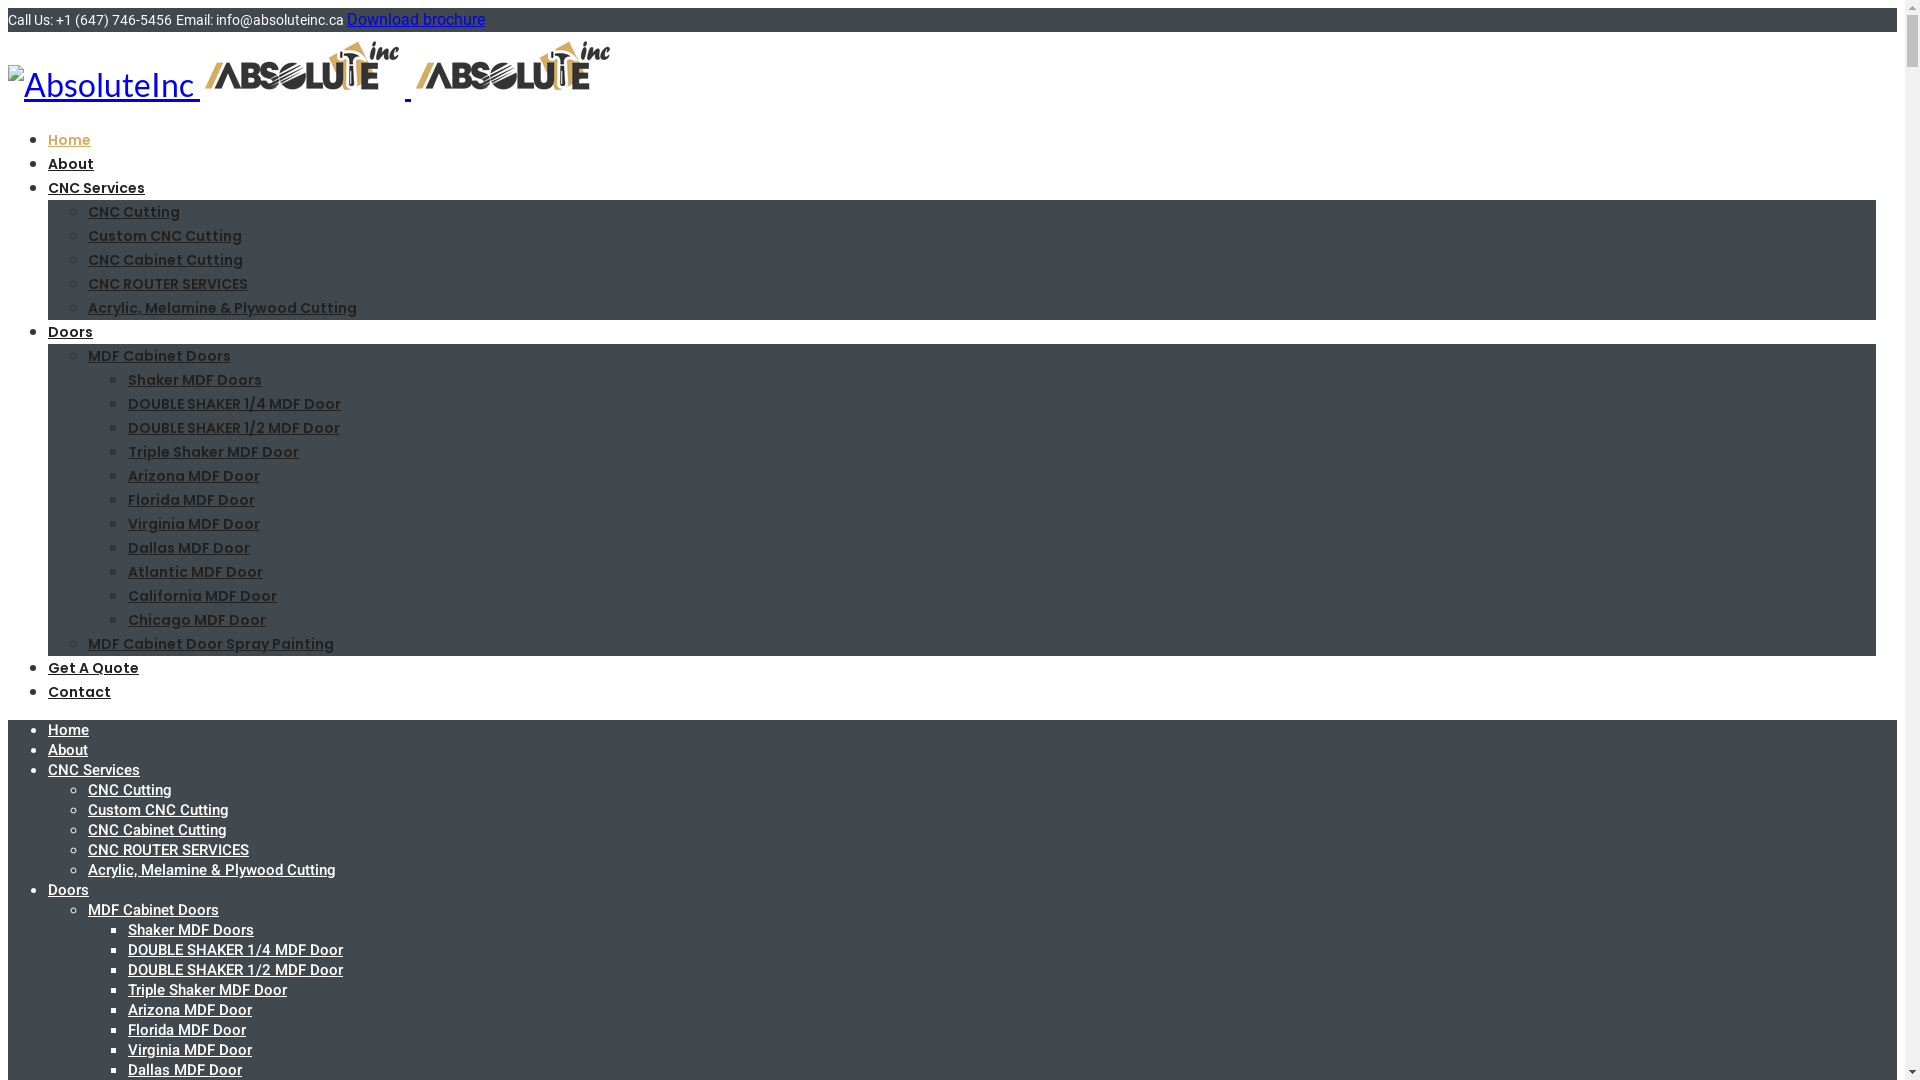  Describe the element at coordinates (70, 330) in the screenshot. I see `'Doors'` at that location.